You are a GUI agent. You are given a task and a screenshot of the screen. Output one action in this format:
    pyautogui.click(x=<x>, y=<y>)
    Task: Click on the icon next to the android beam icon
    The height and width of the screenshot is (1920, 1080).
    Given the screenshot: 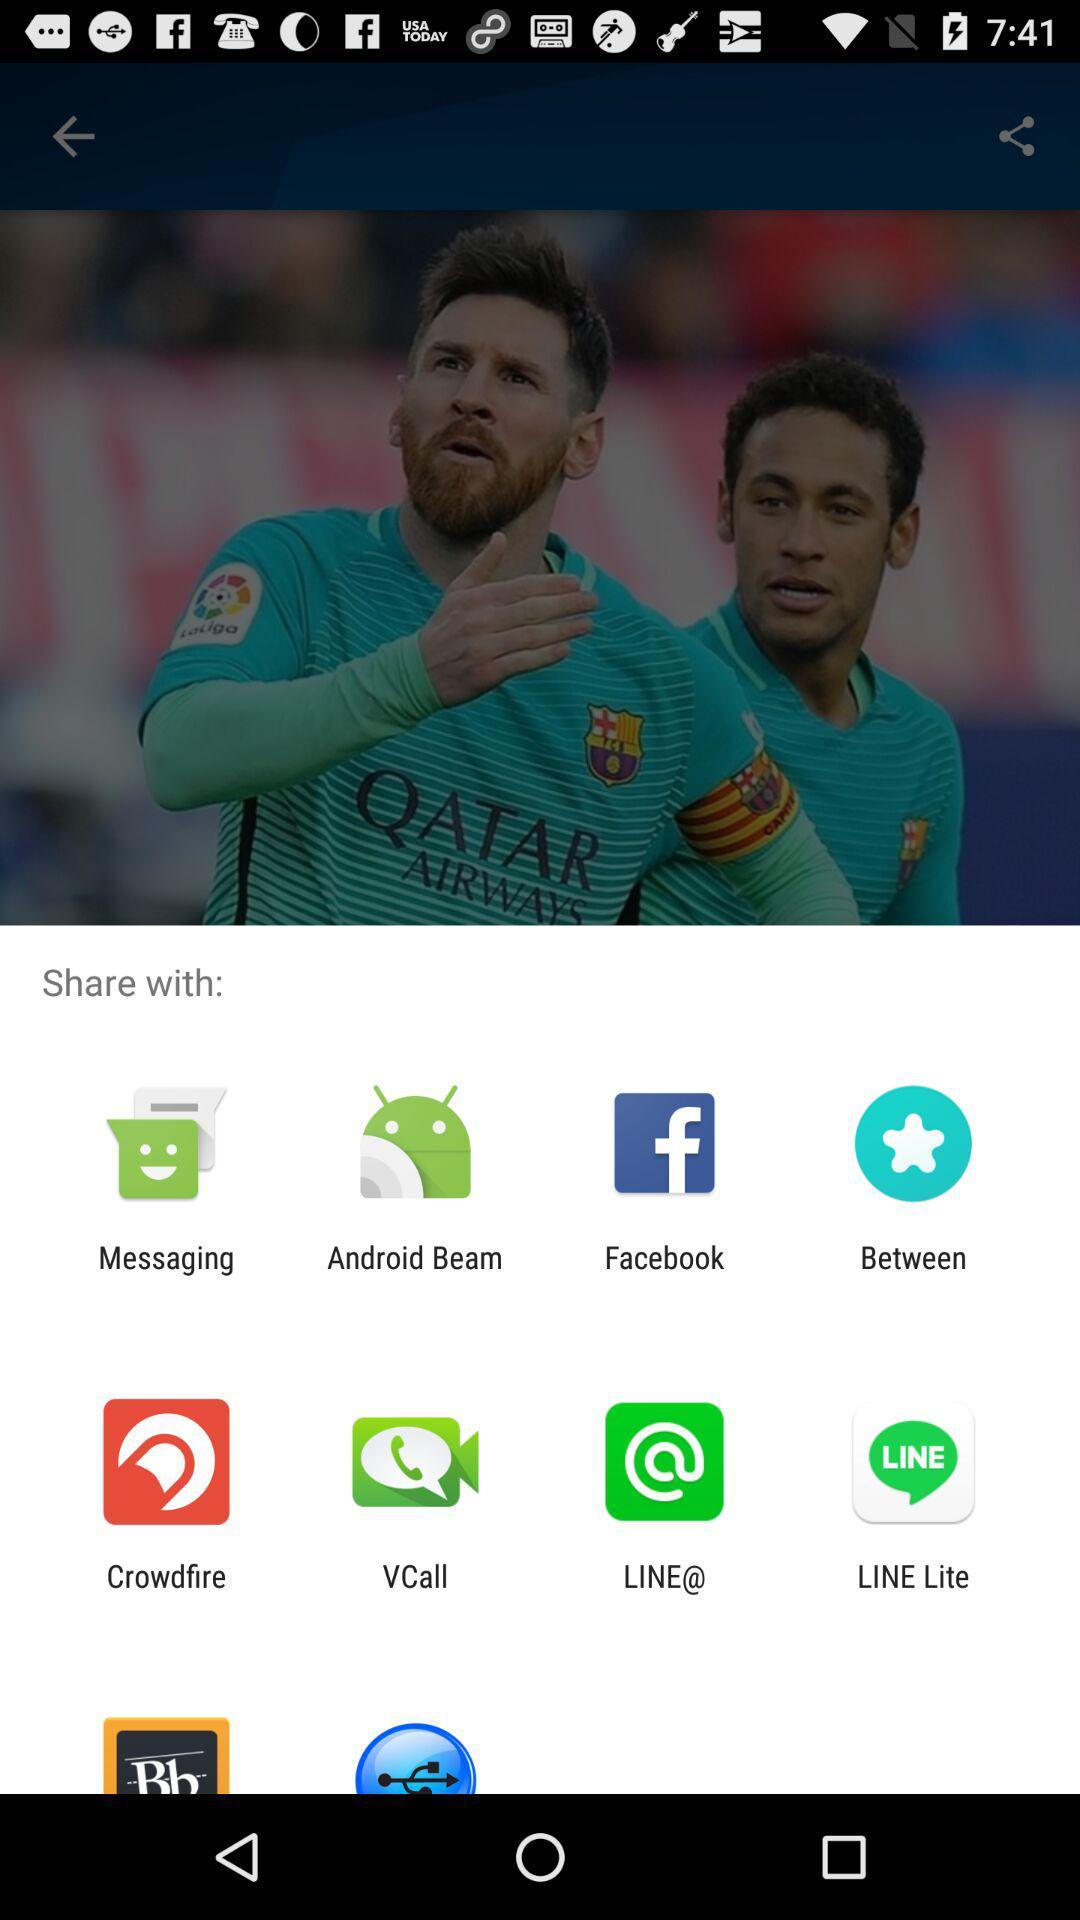 What is the action you would take?
    pyautogui.click(x=664, y=1274)
    